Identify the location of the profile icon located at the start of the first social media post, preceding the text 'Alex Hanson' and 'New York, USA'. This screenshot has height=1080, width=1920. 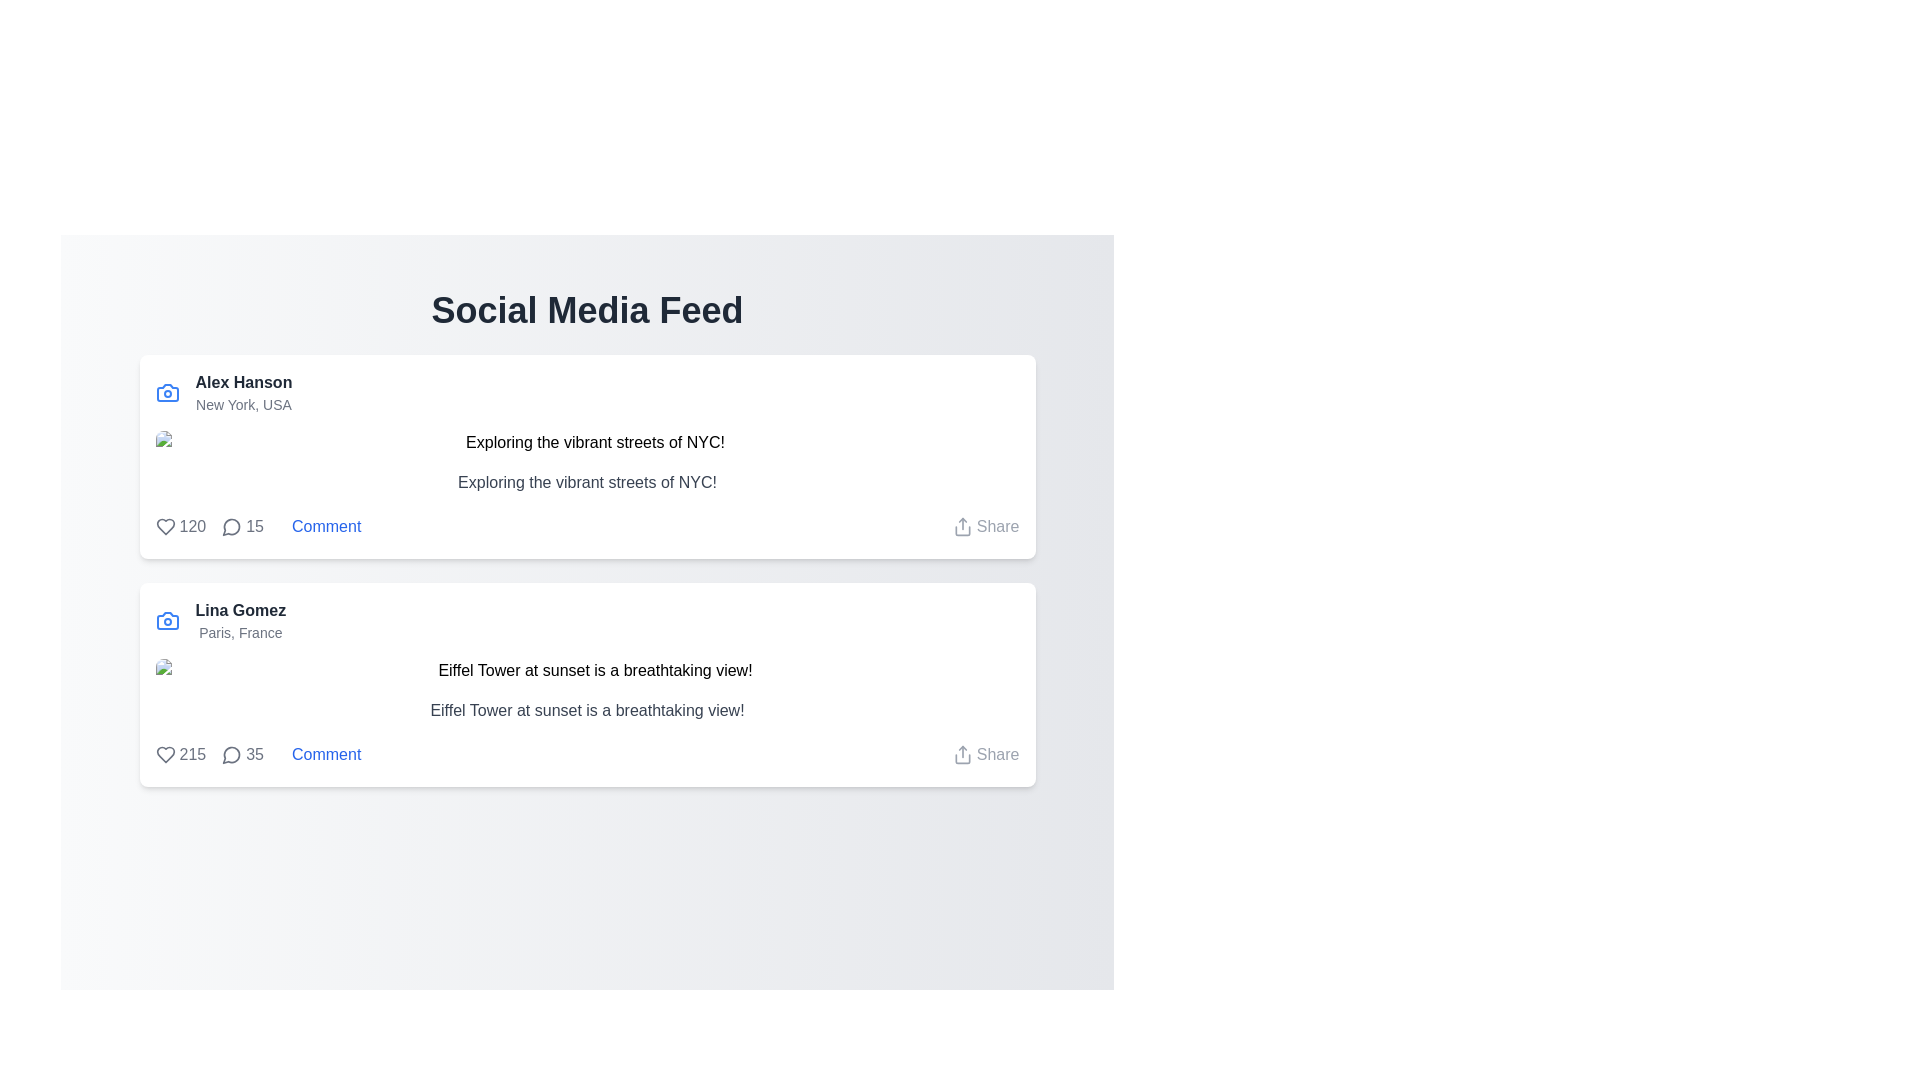
(167, 393).